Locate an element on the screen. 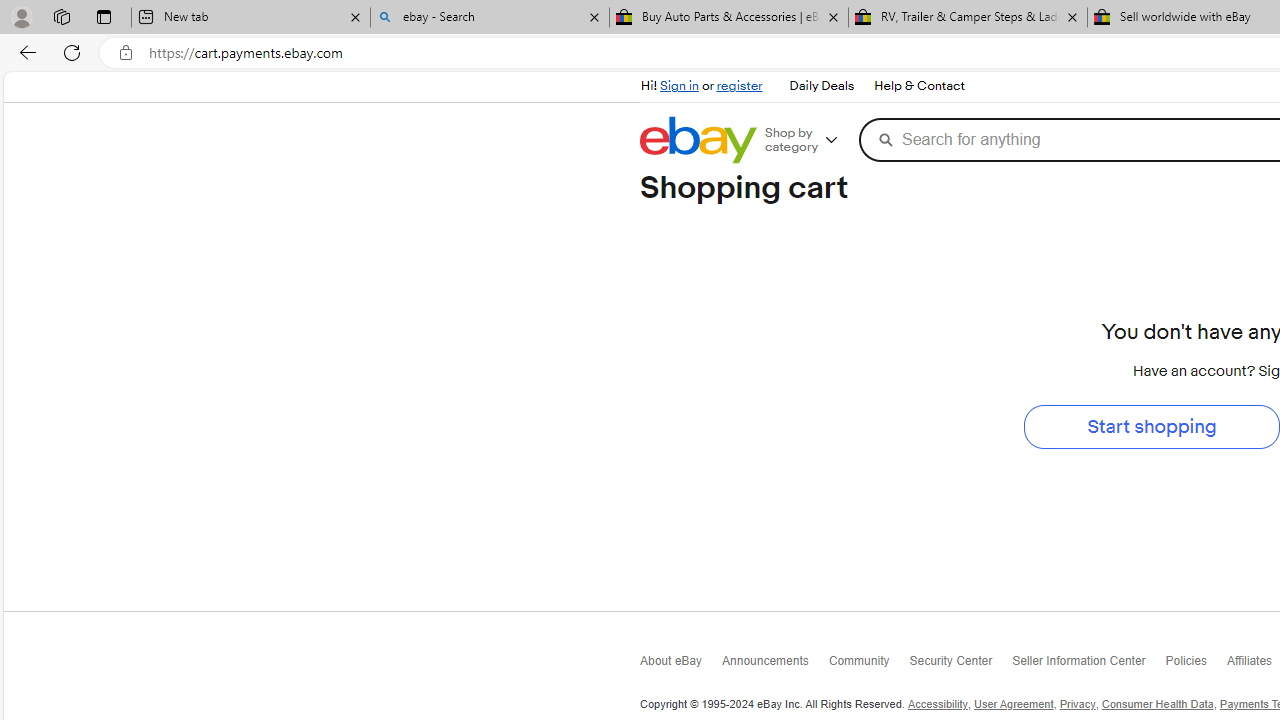 This screenshot has width=1280, height=720. 'Security Center' is located at coordinates (960, 664).